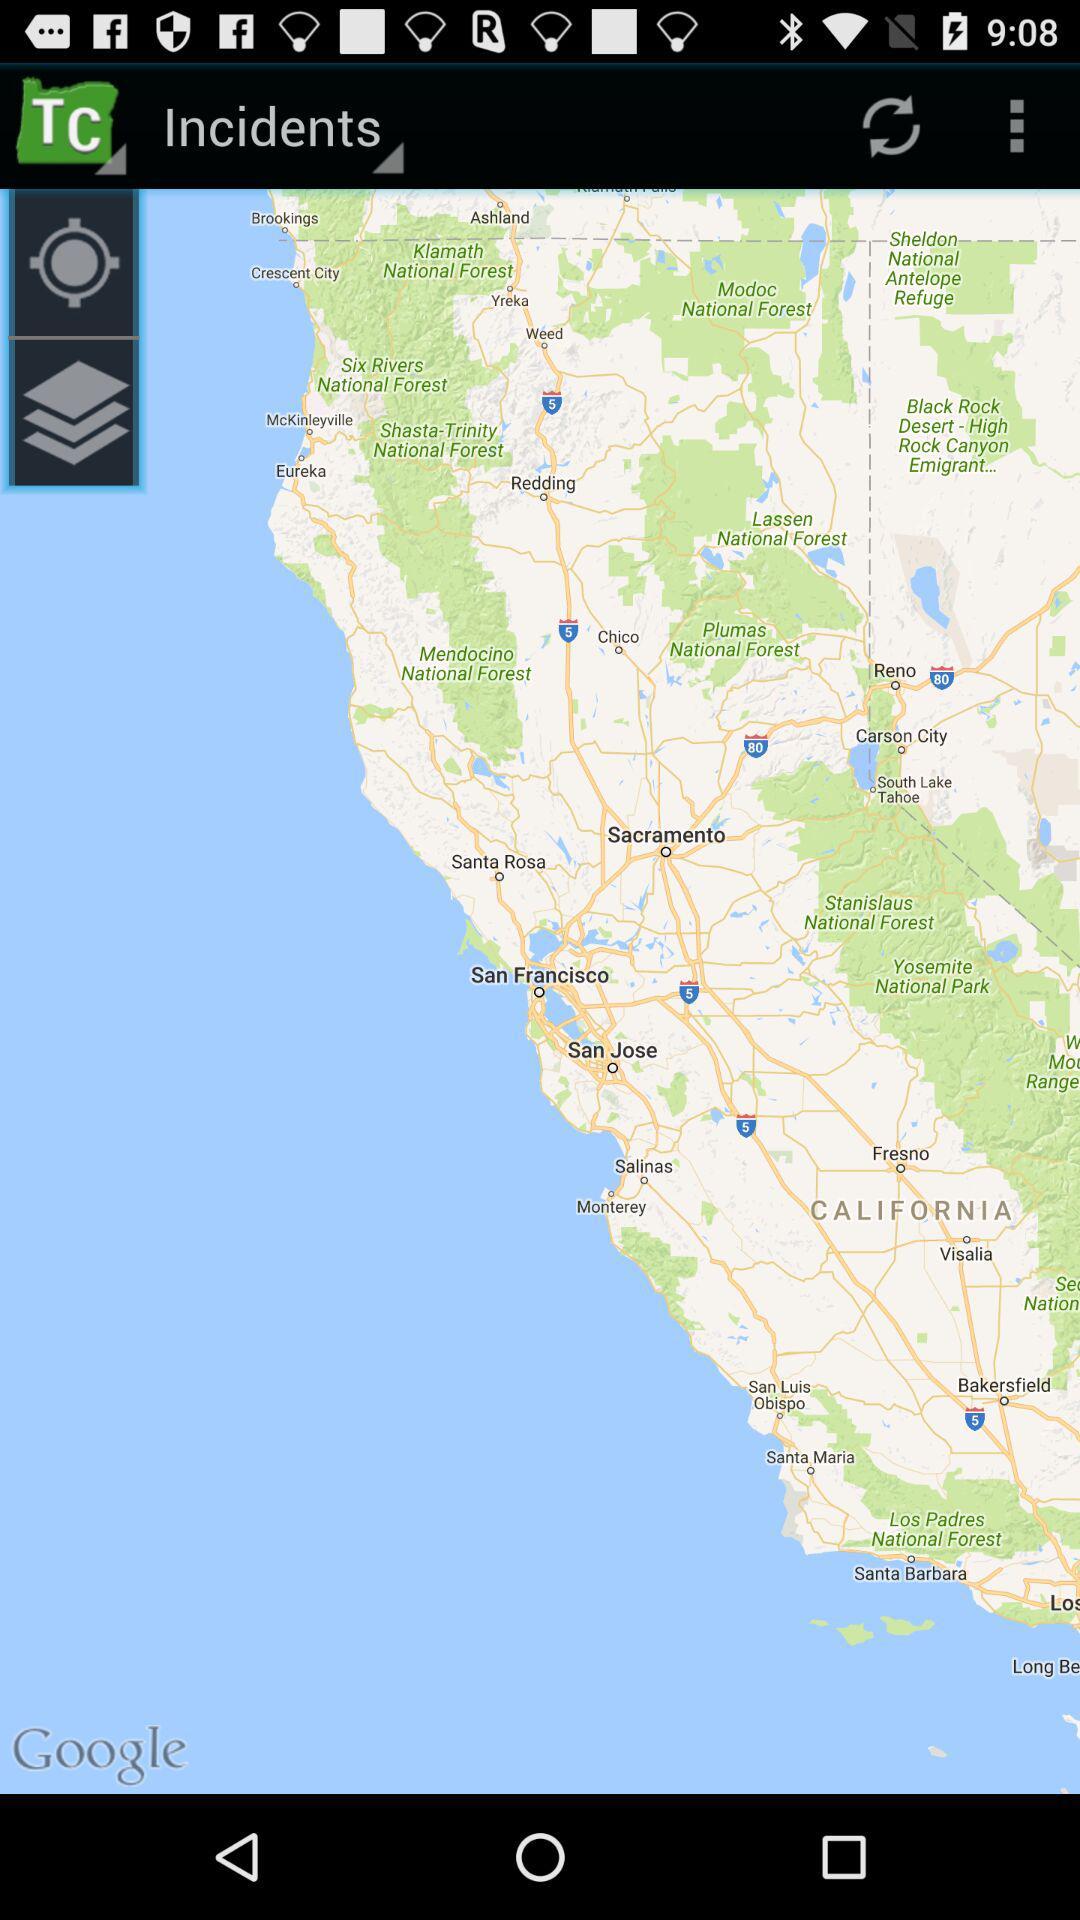 Image resolution: width=1080 pixels, height=1920 pixels. I want to click on item at the center, so click(540, 991).